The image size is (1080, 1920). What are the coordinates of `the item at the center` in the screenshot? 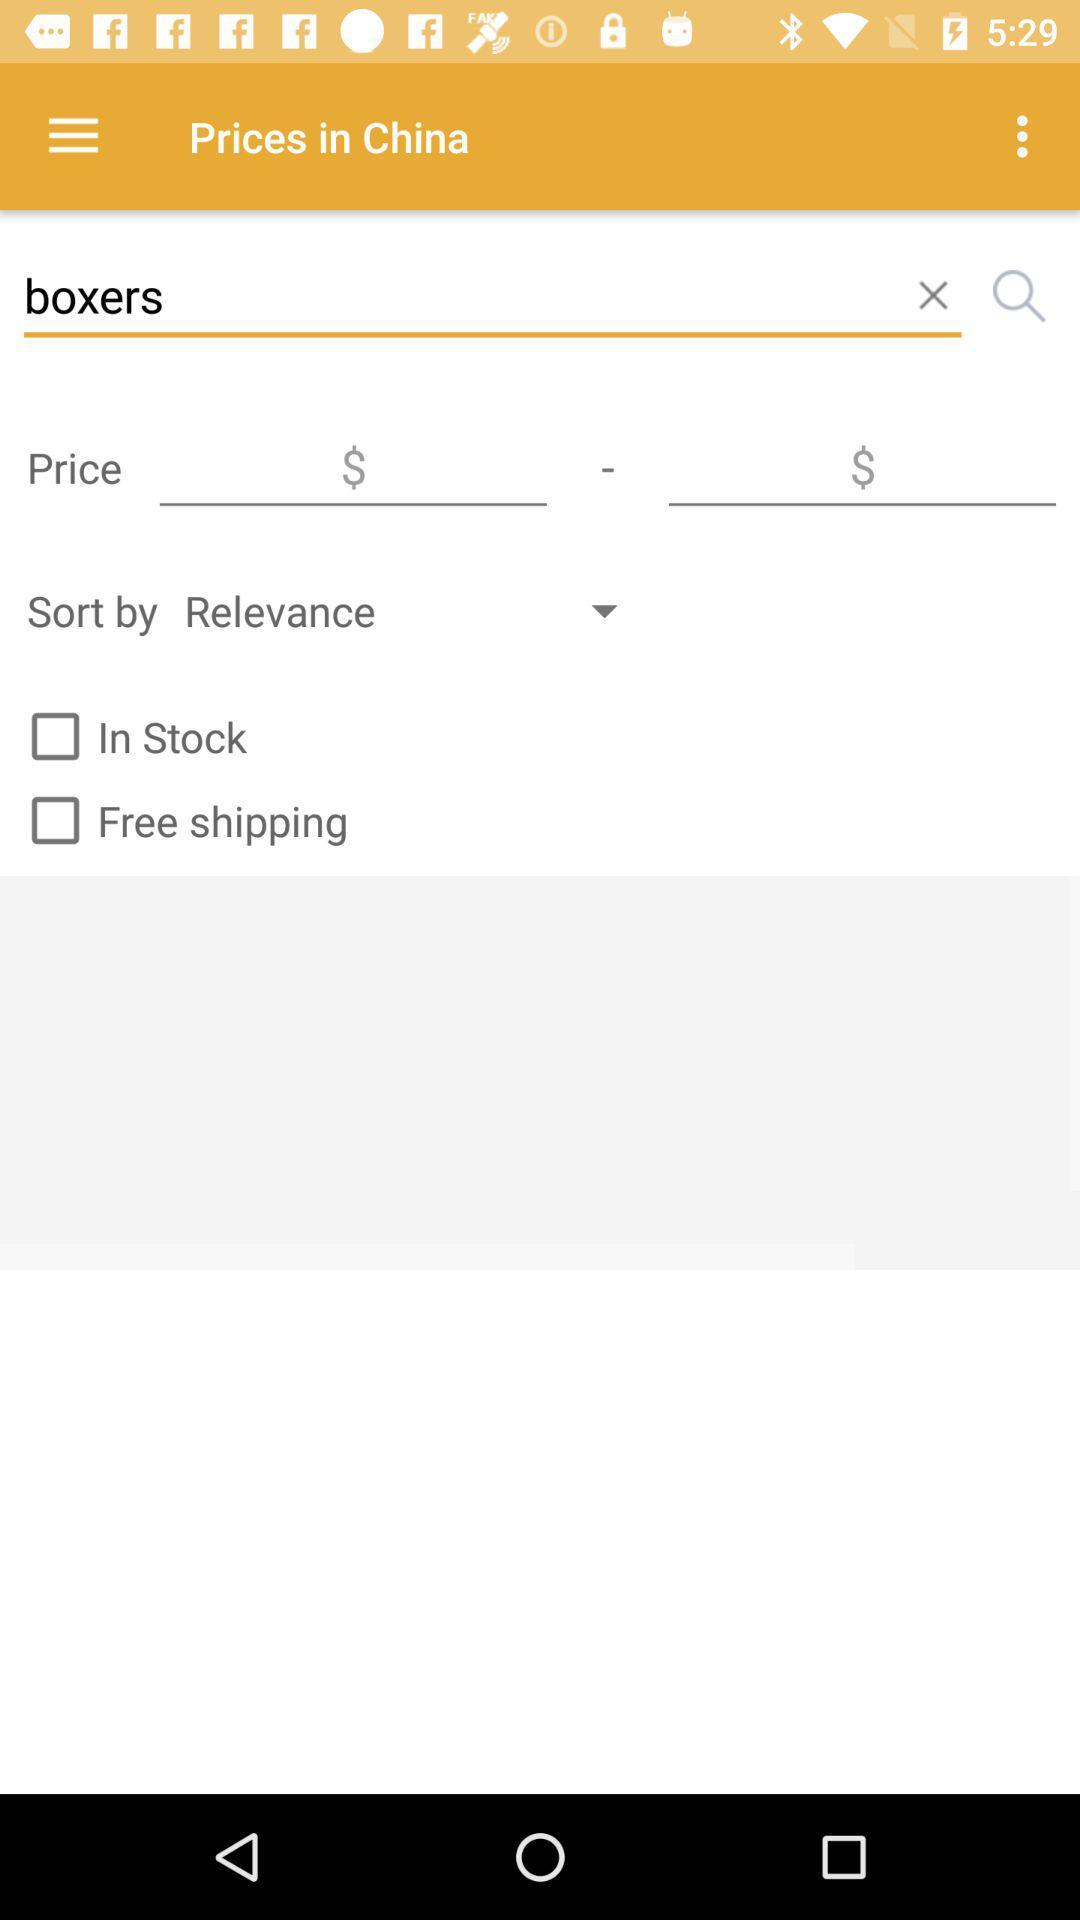 It's located at (540, 1071).